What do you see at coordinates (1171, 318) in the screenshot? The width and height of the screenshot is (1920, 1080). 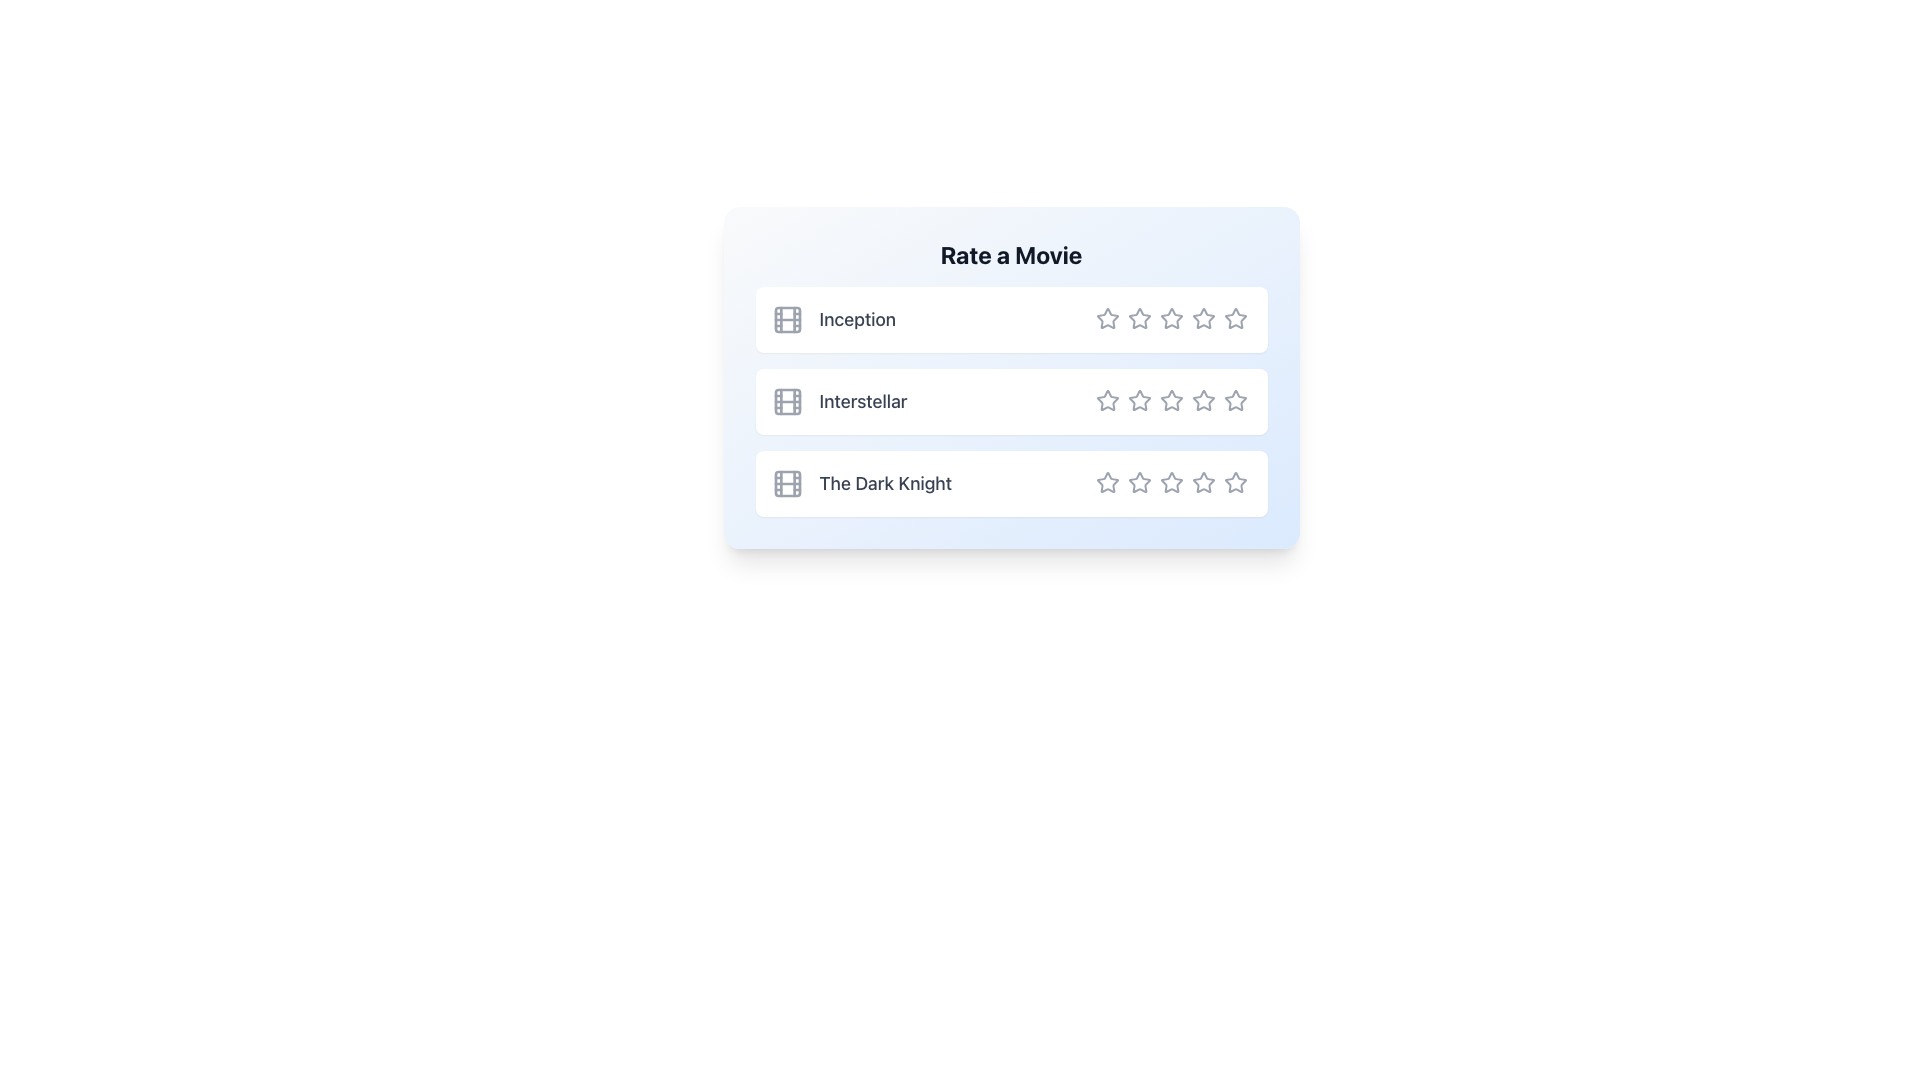 I see `the third star icon to assign a 3-star rating to the movie 'Inception.'` at bounding box center [1171, 318].